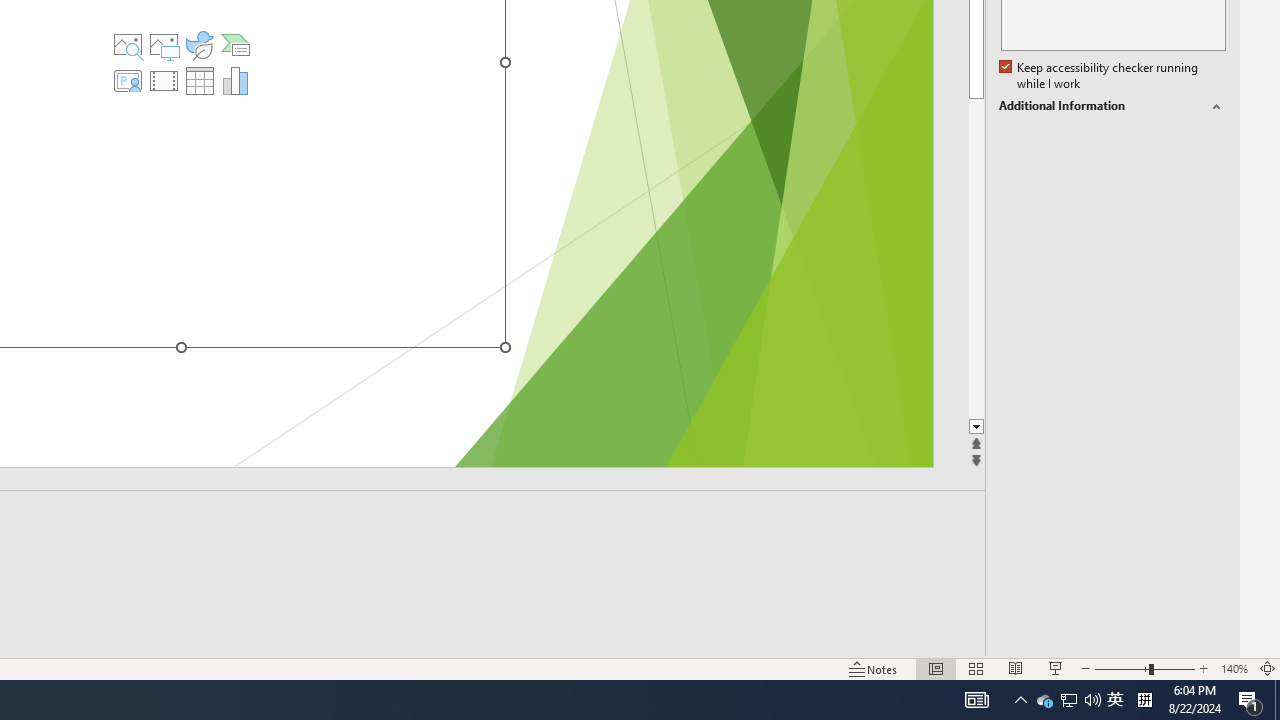 Image resolution: width=1280 pixels, height=720 pixels. I want to click on 'Zoom 140%', so click(1233, 669).